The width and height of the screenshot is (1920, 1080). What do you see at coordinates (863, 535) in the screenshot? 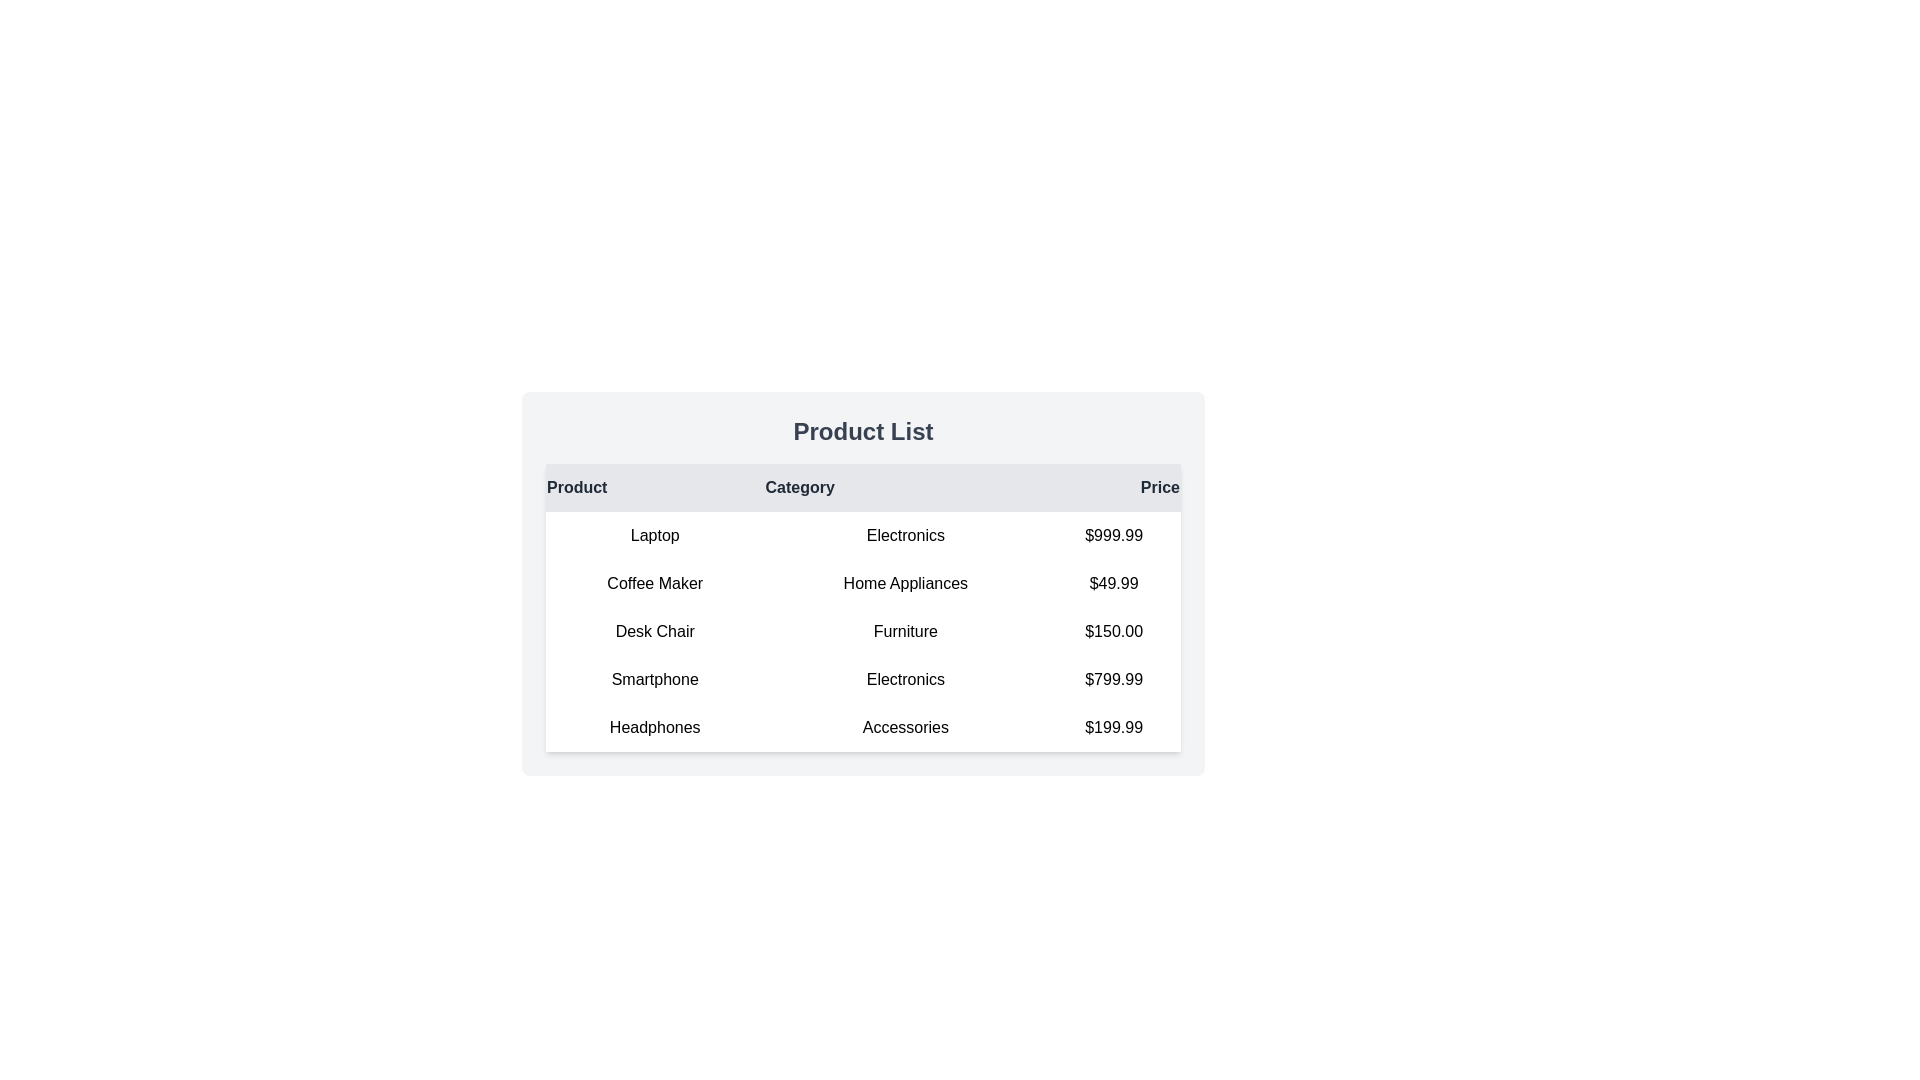
I see `the first row in the product table displaying details for an 'Electronics' product priced at $999.99` at bounding box center [863, 535].